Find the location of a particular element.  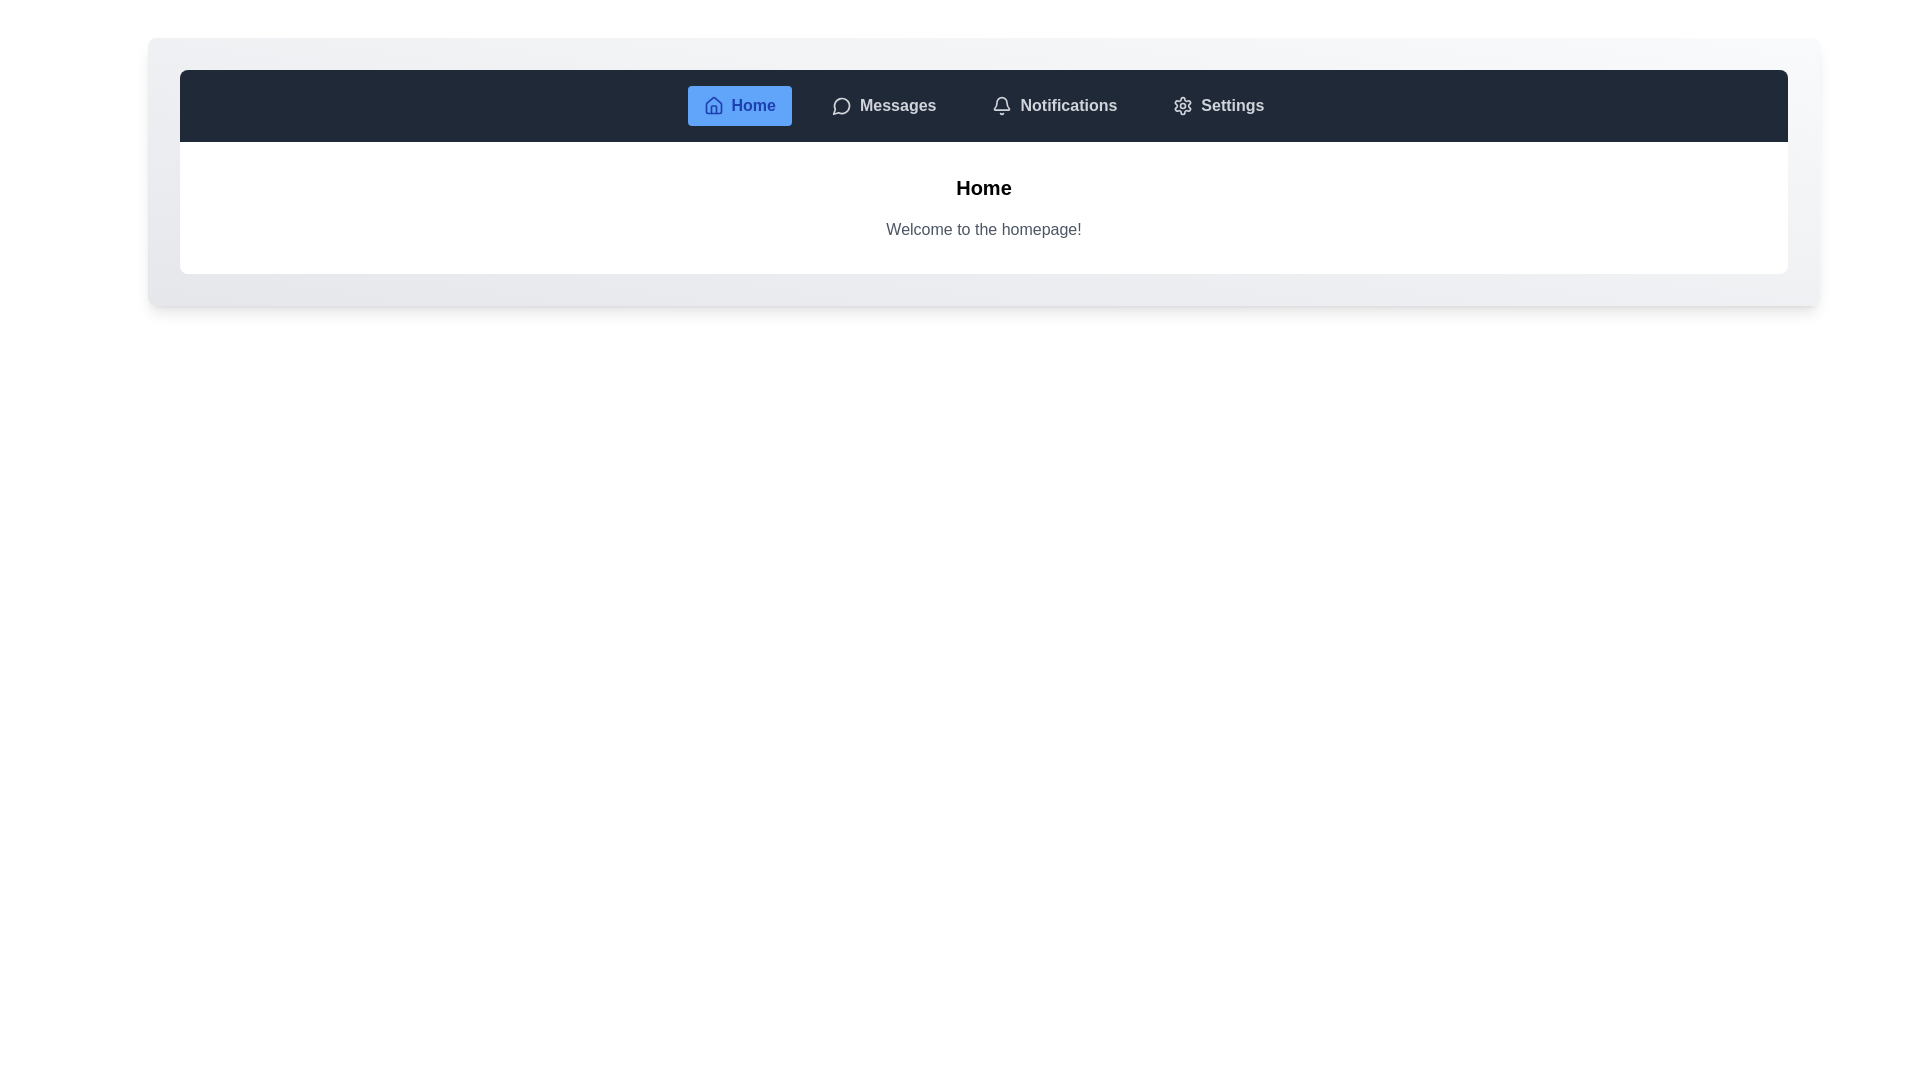

the tab labeled Messages to observe its hover effect is located at coordinates (883, 105).